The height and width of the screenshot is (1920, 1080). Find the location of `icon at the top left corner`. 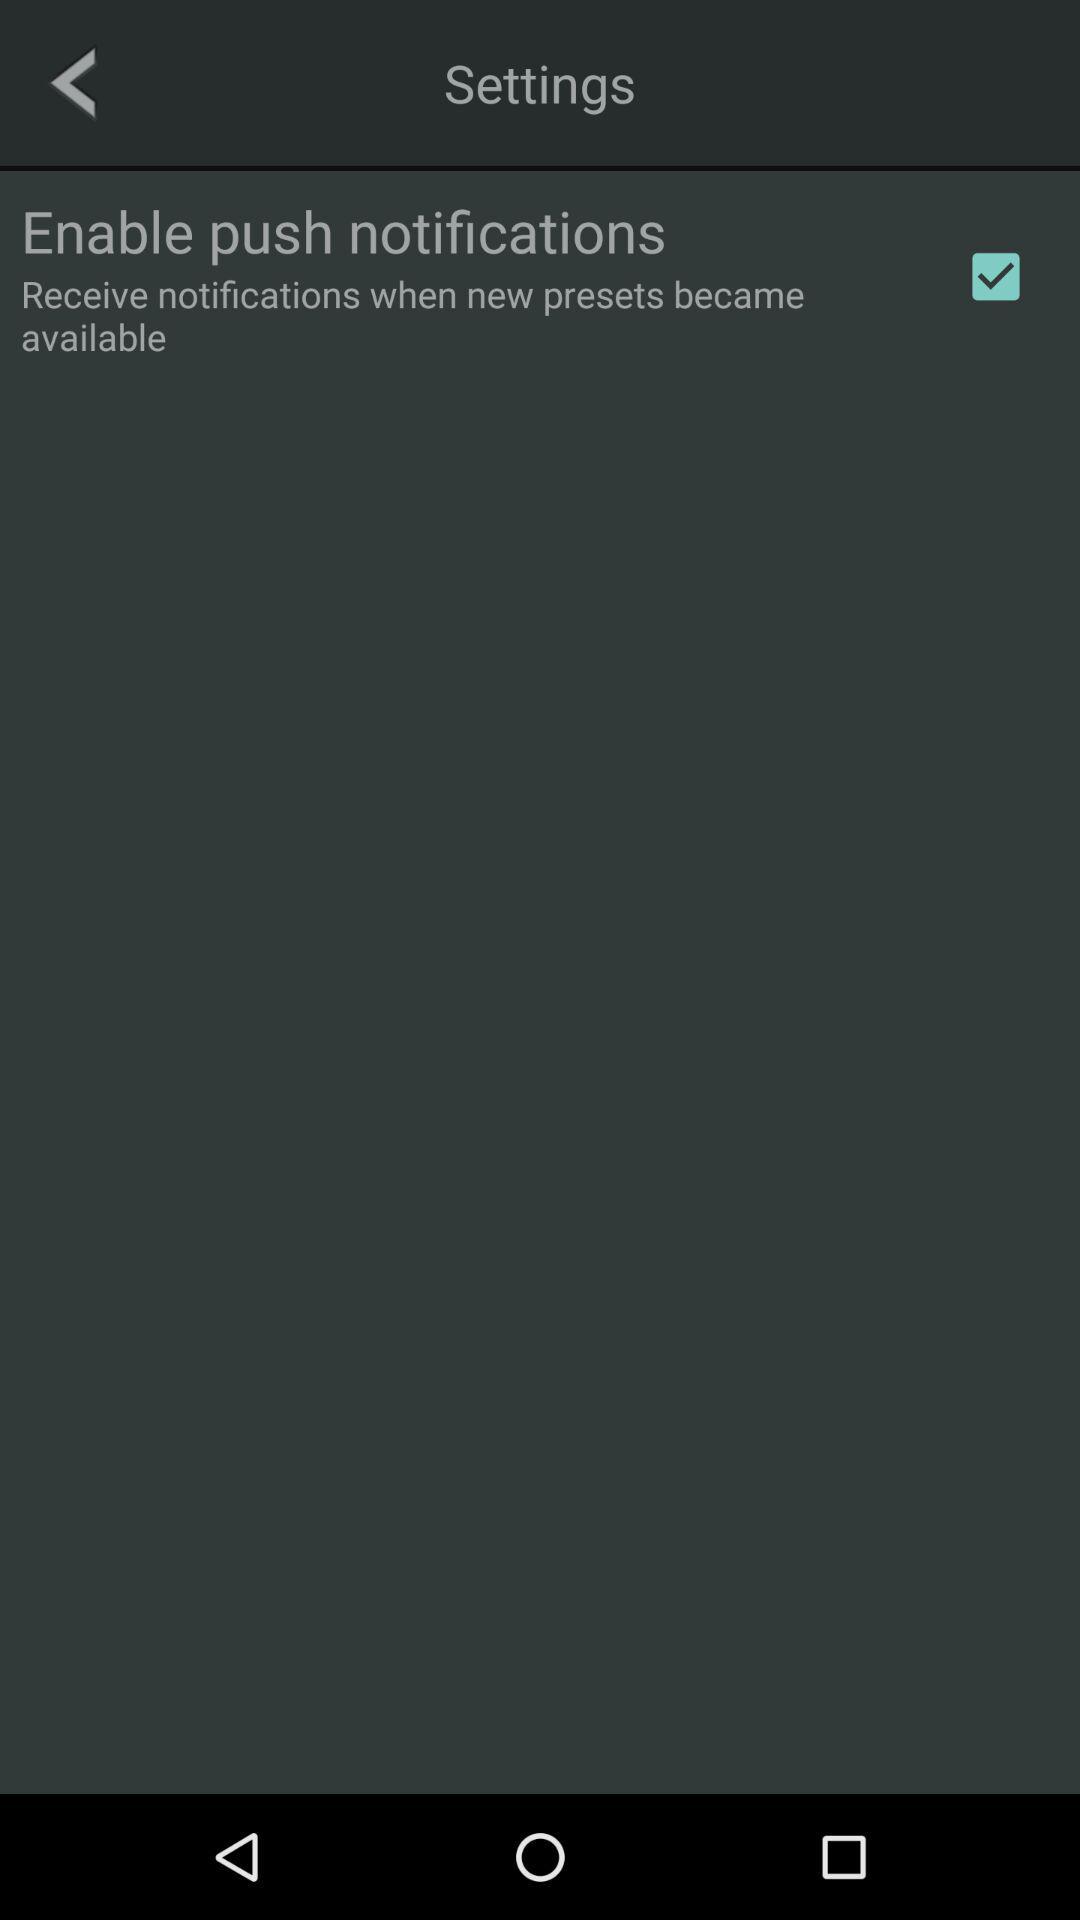

icon at the top left corner is located at coordinates (71, 81).